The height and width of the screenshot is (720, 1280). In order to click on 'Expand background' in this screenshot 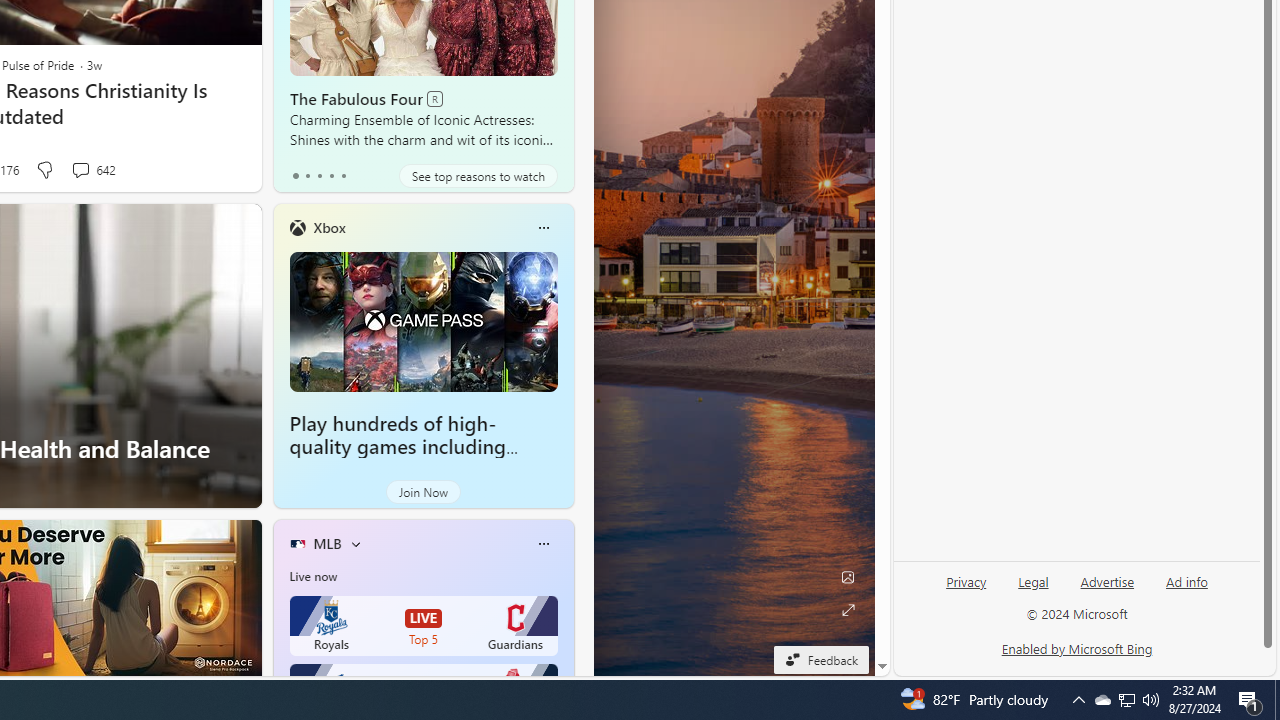, I will do `click(848, 609)`.